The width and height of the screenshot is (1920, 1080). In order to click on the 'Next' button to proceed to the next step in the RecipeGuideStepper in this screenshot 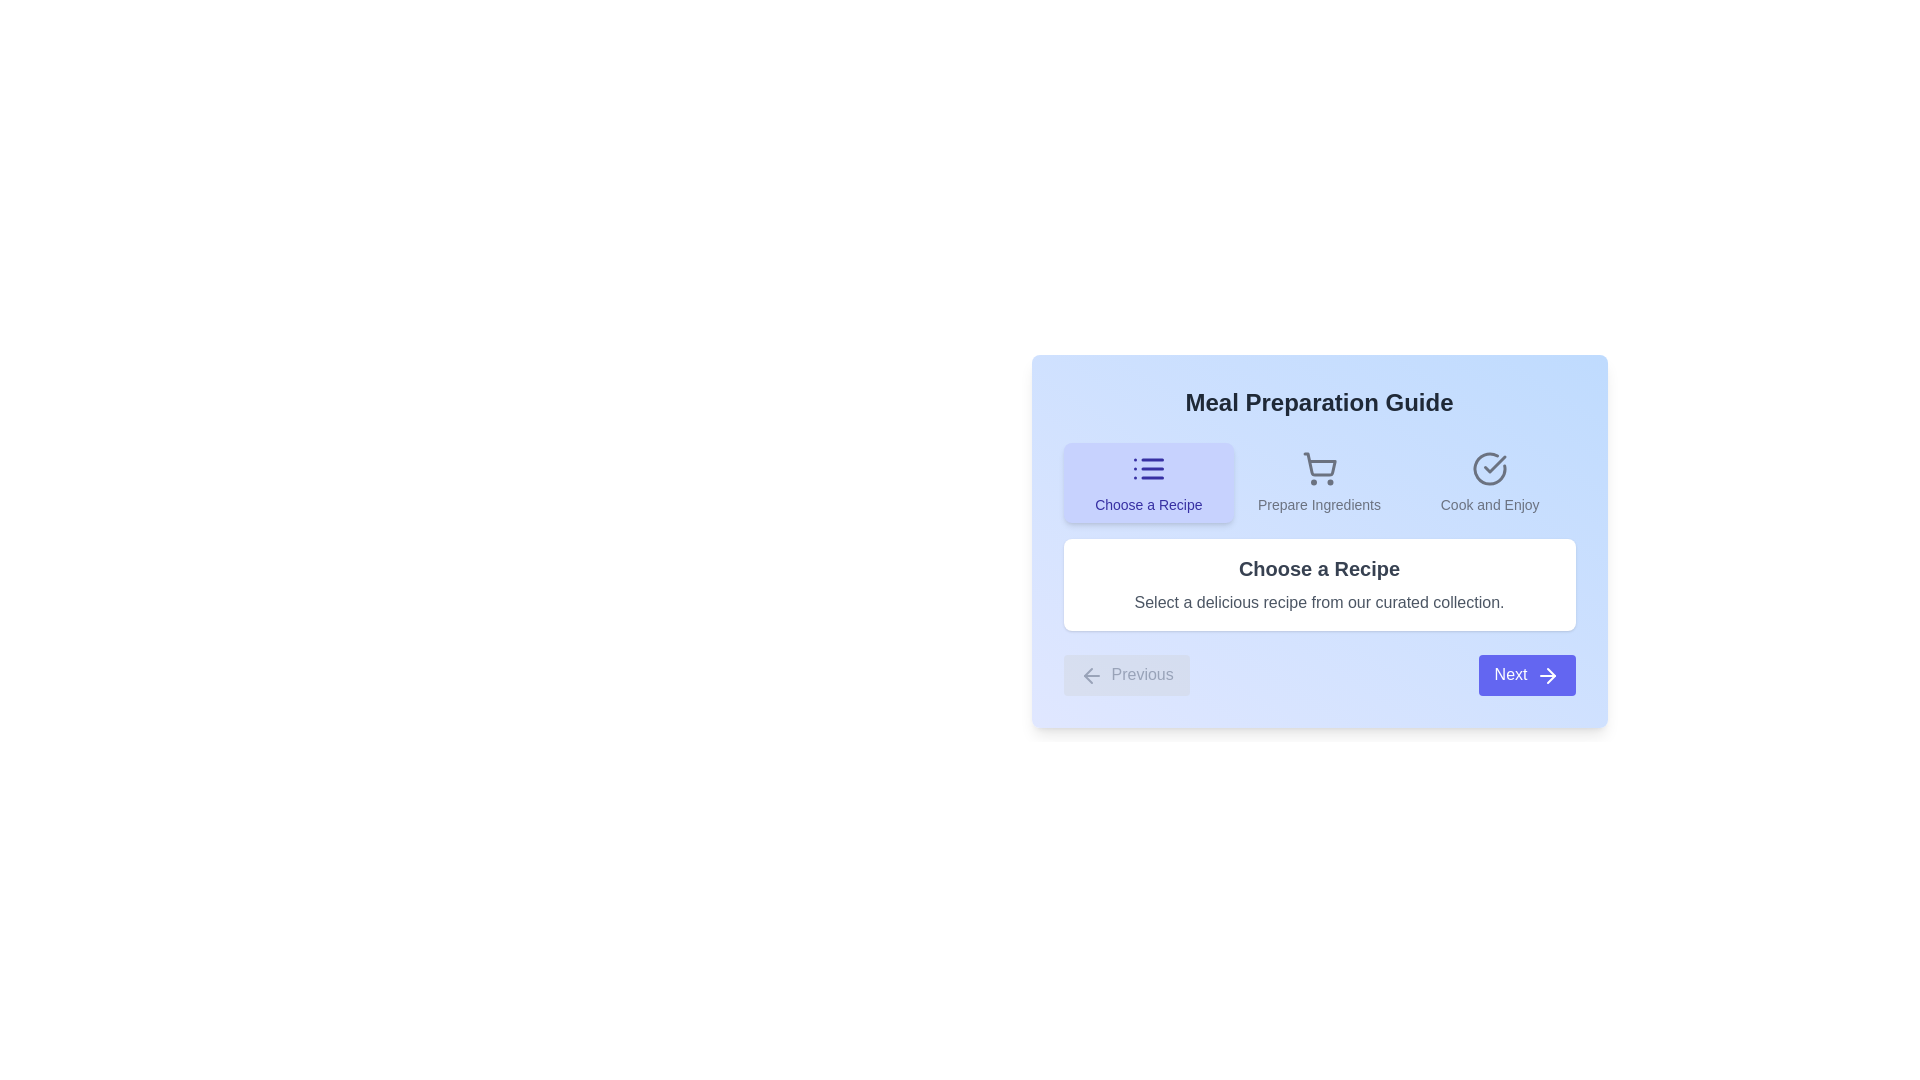, I will do `click(1525, 675)`.